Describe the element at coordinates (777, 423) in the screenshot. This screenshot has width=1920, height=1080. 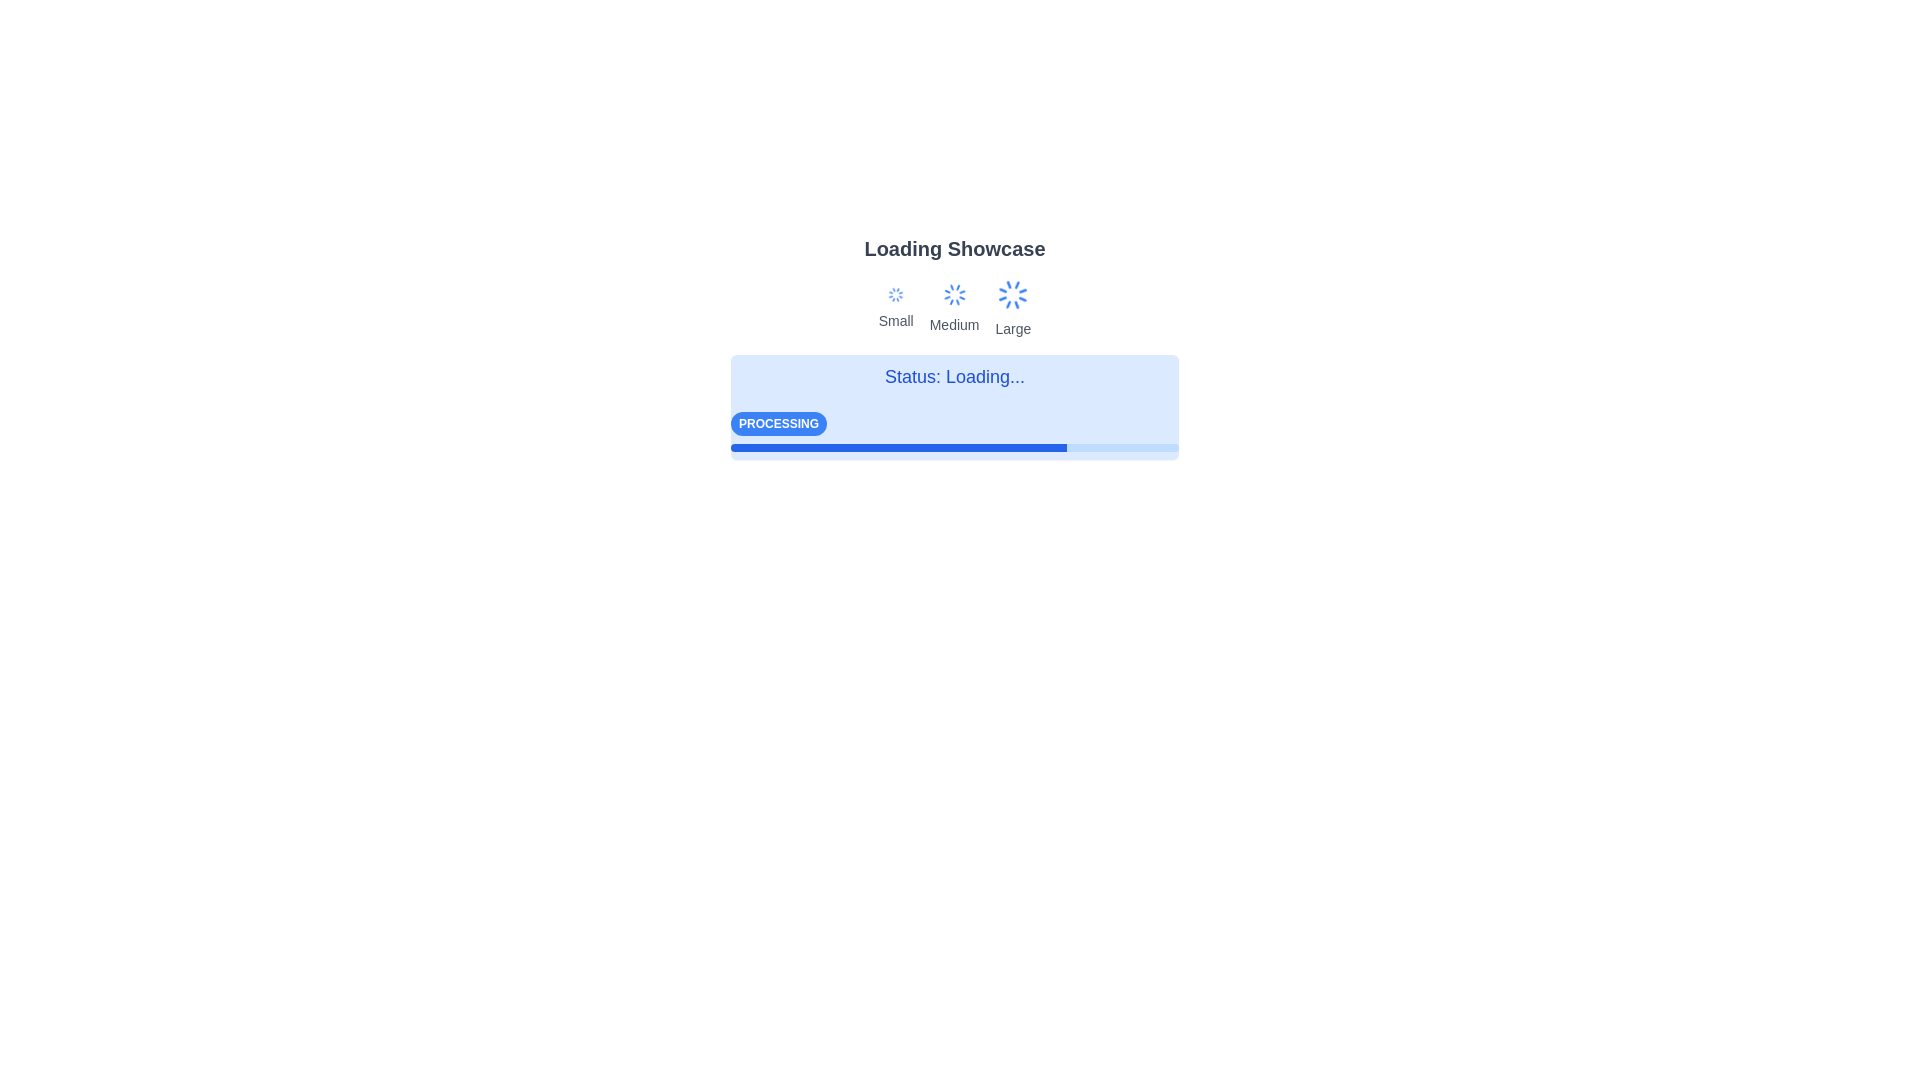
I see `the 'Processing' status badge located at the bottom-left corner of the blue-shaded loading status interface` at that location.